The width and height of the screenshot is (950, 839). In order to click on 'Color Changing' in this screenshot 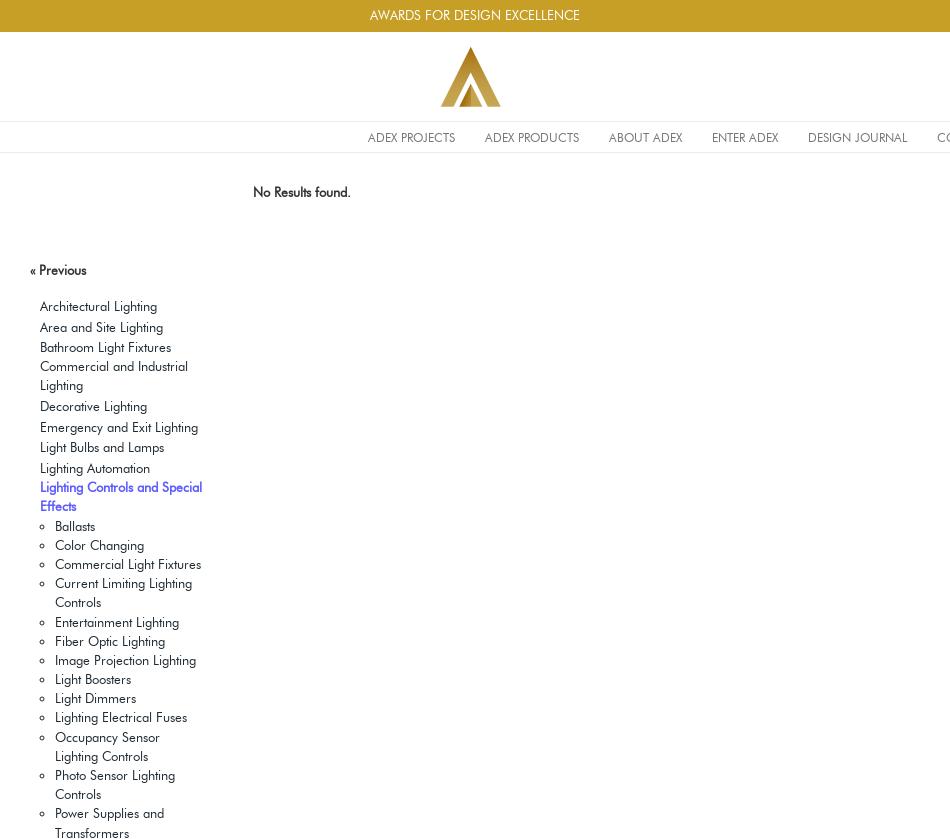, I will do `click(99, 543)`.